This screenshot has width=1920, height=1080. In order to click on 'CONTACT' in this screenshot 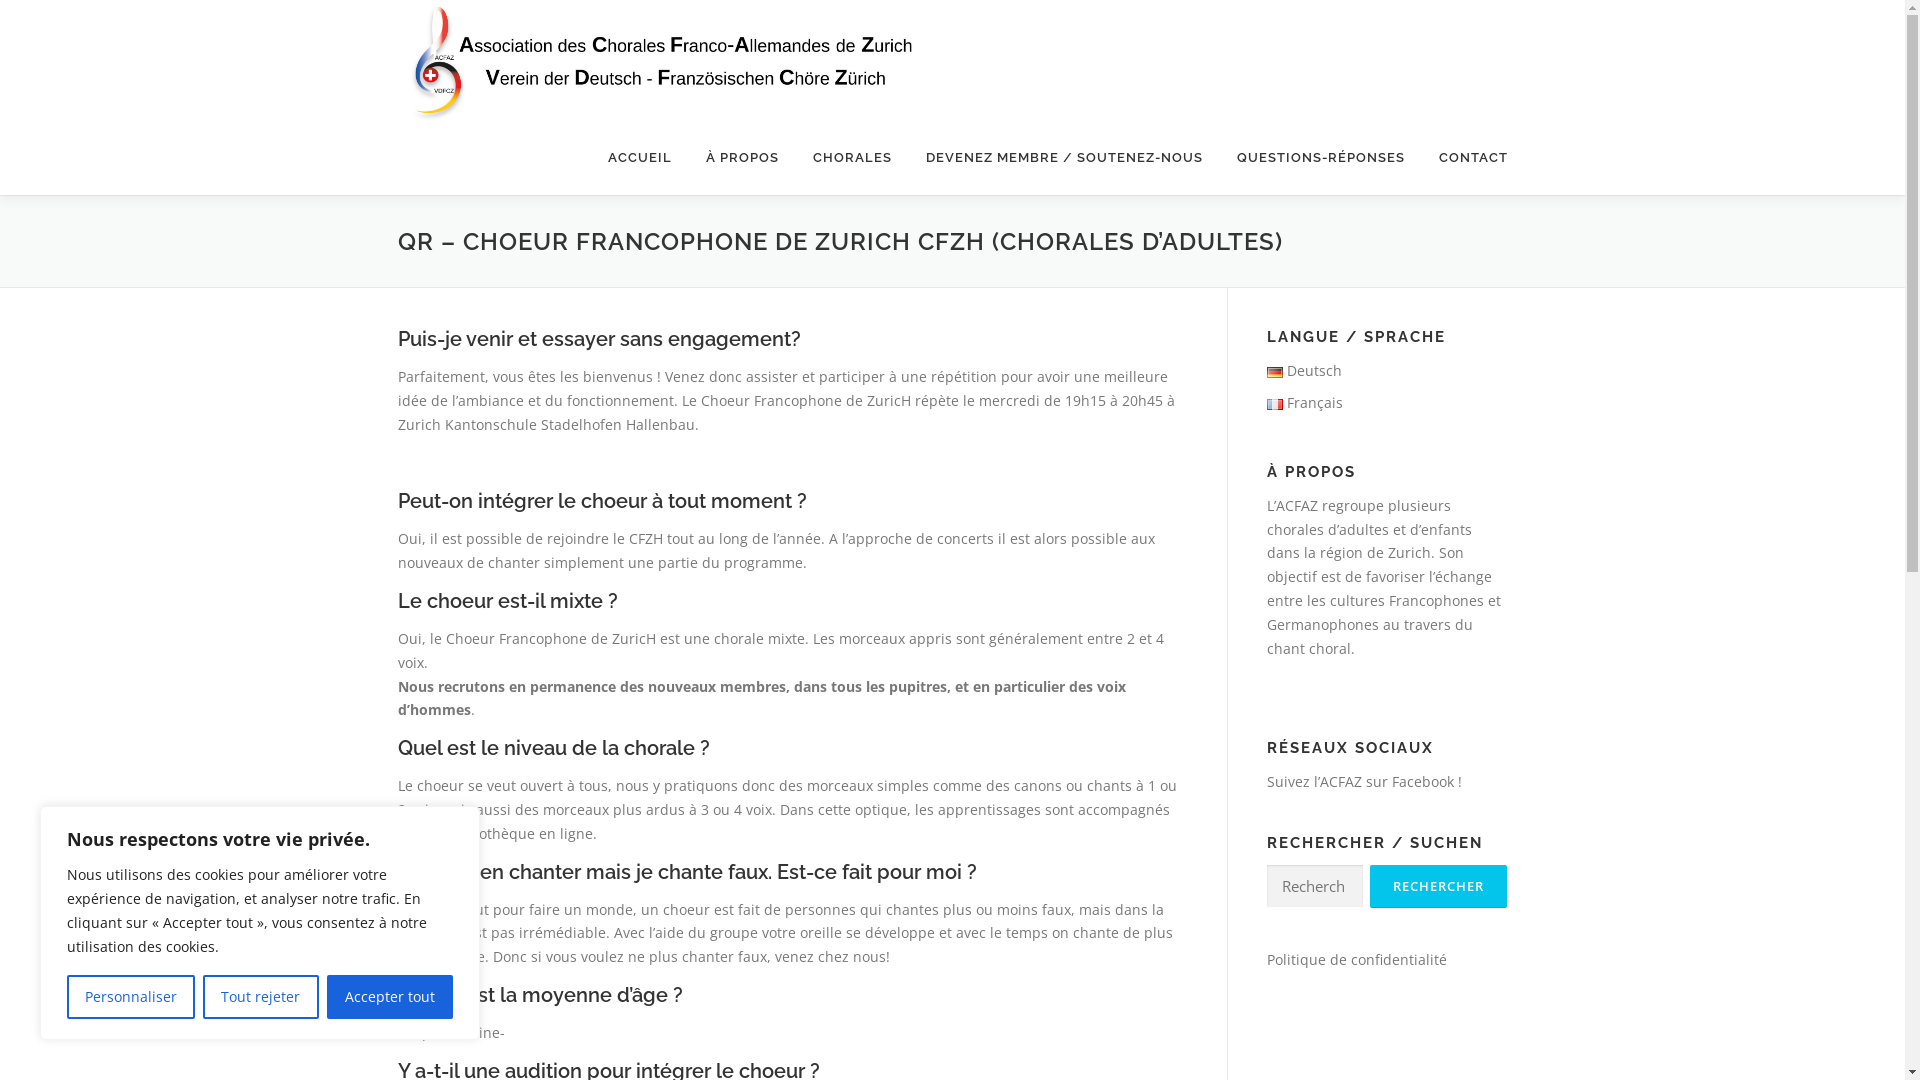, I will do `click(1464, 156)`.